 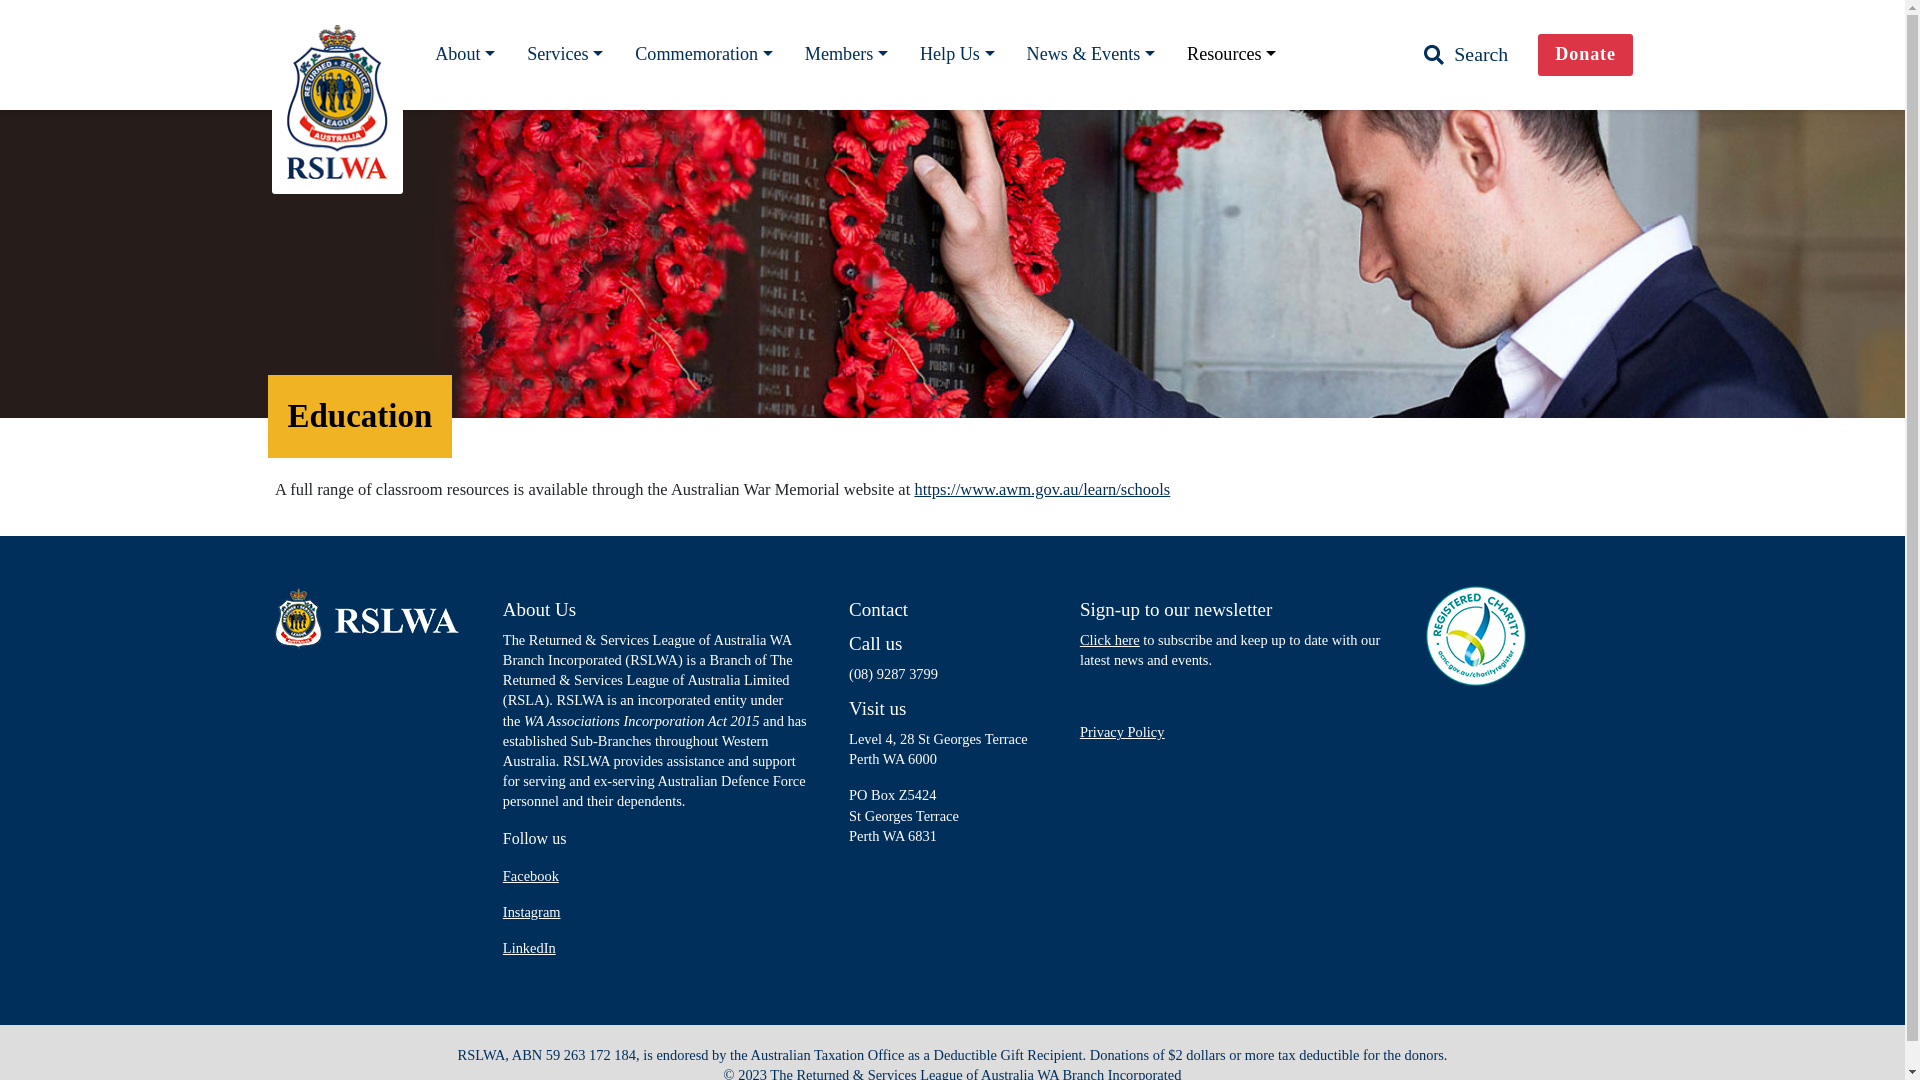 I want to click on 'Facebook', so click(x=531, y=874).